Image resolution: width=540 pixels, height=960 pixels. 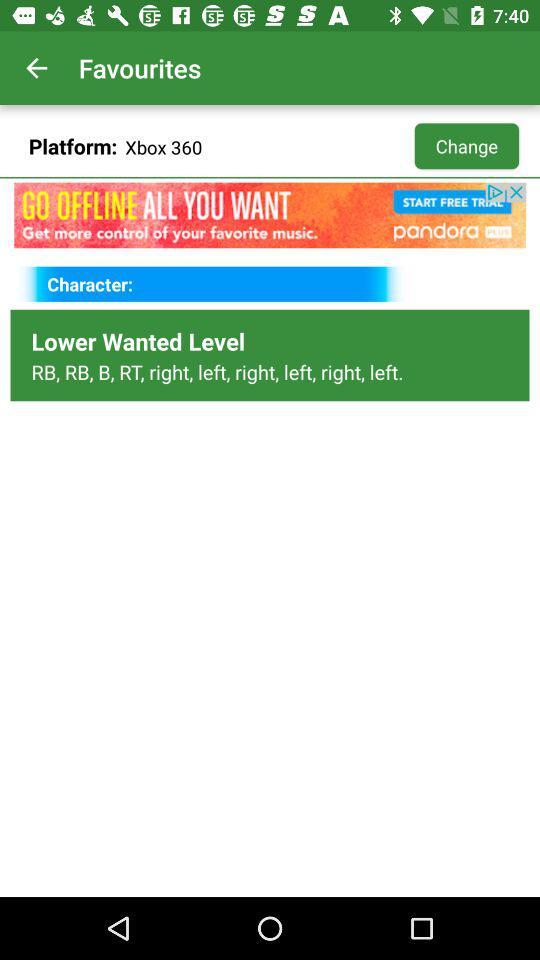 What do you see at coordinates (270, 215) in the screenshot?
I see `music` at bounding box center [270, 215].